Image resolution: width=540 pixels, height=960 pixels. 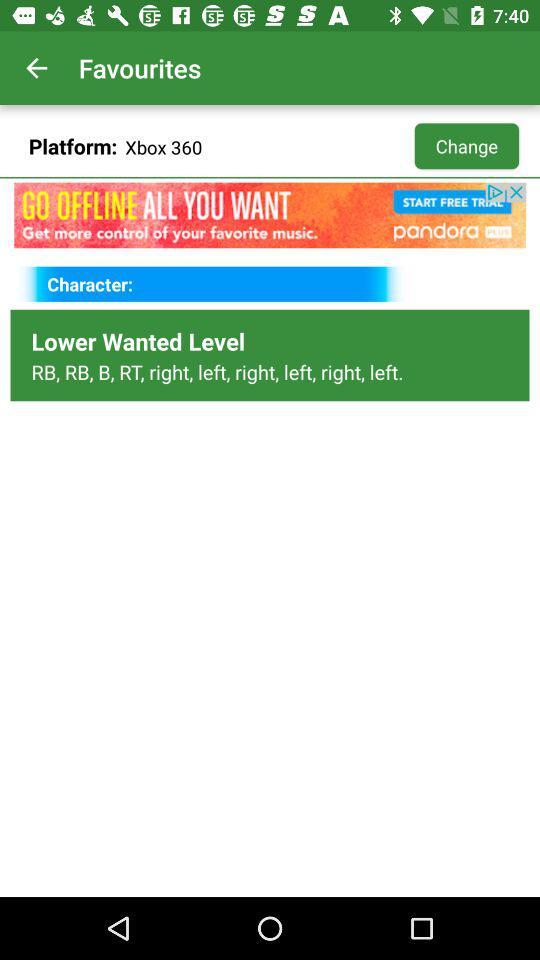 What do you see at coordinates (270, 215) in the screenshot?
I see `music` at bounding box center [270, 215].